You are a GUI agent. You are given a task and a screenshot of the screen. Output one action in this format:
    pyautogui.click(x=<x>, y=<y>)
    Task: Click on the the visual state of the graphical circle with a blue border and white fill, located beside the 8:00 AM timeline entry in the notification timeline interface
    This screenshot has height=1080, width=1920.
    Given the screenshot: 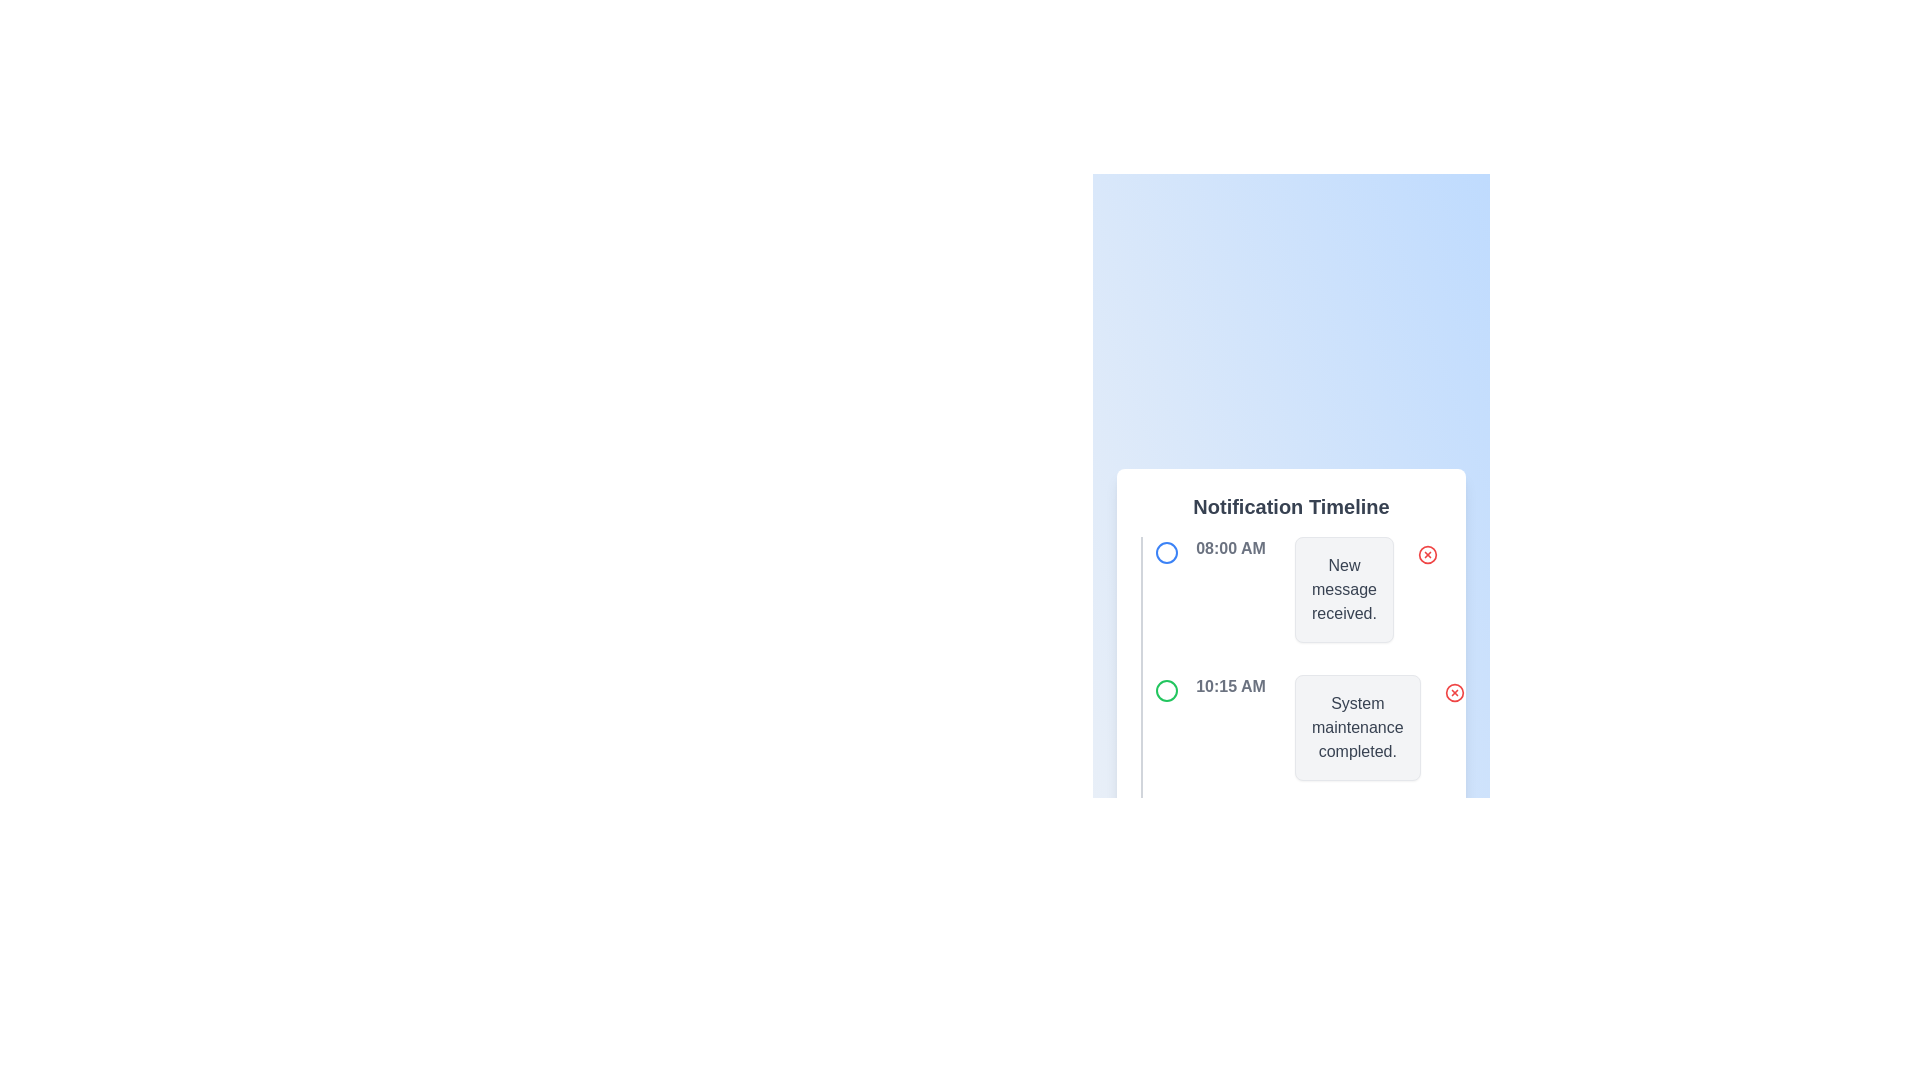 What is the action you would take?
    pyautogui.click(x=1166, y=552)
    